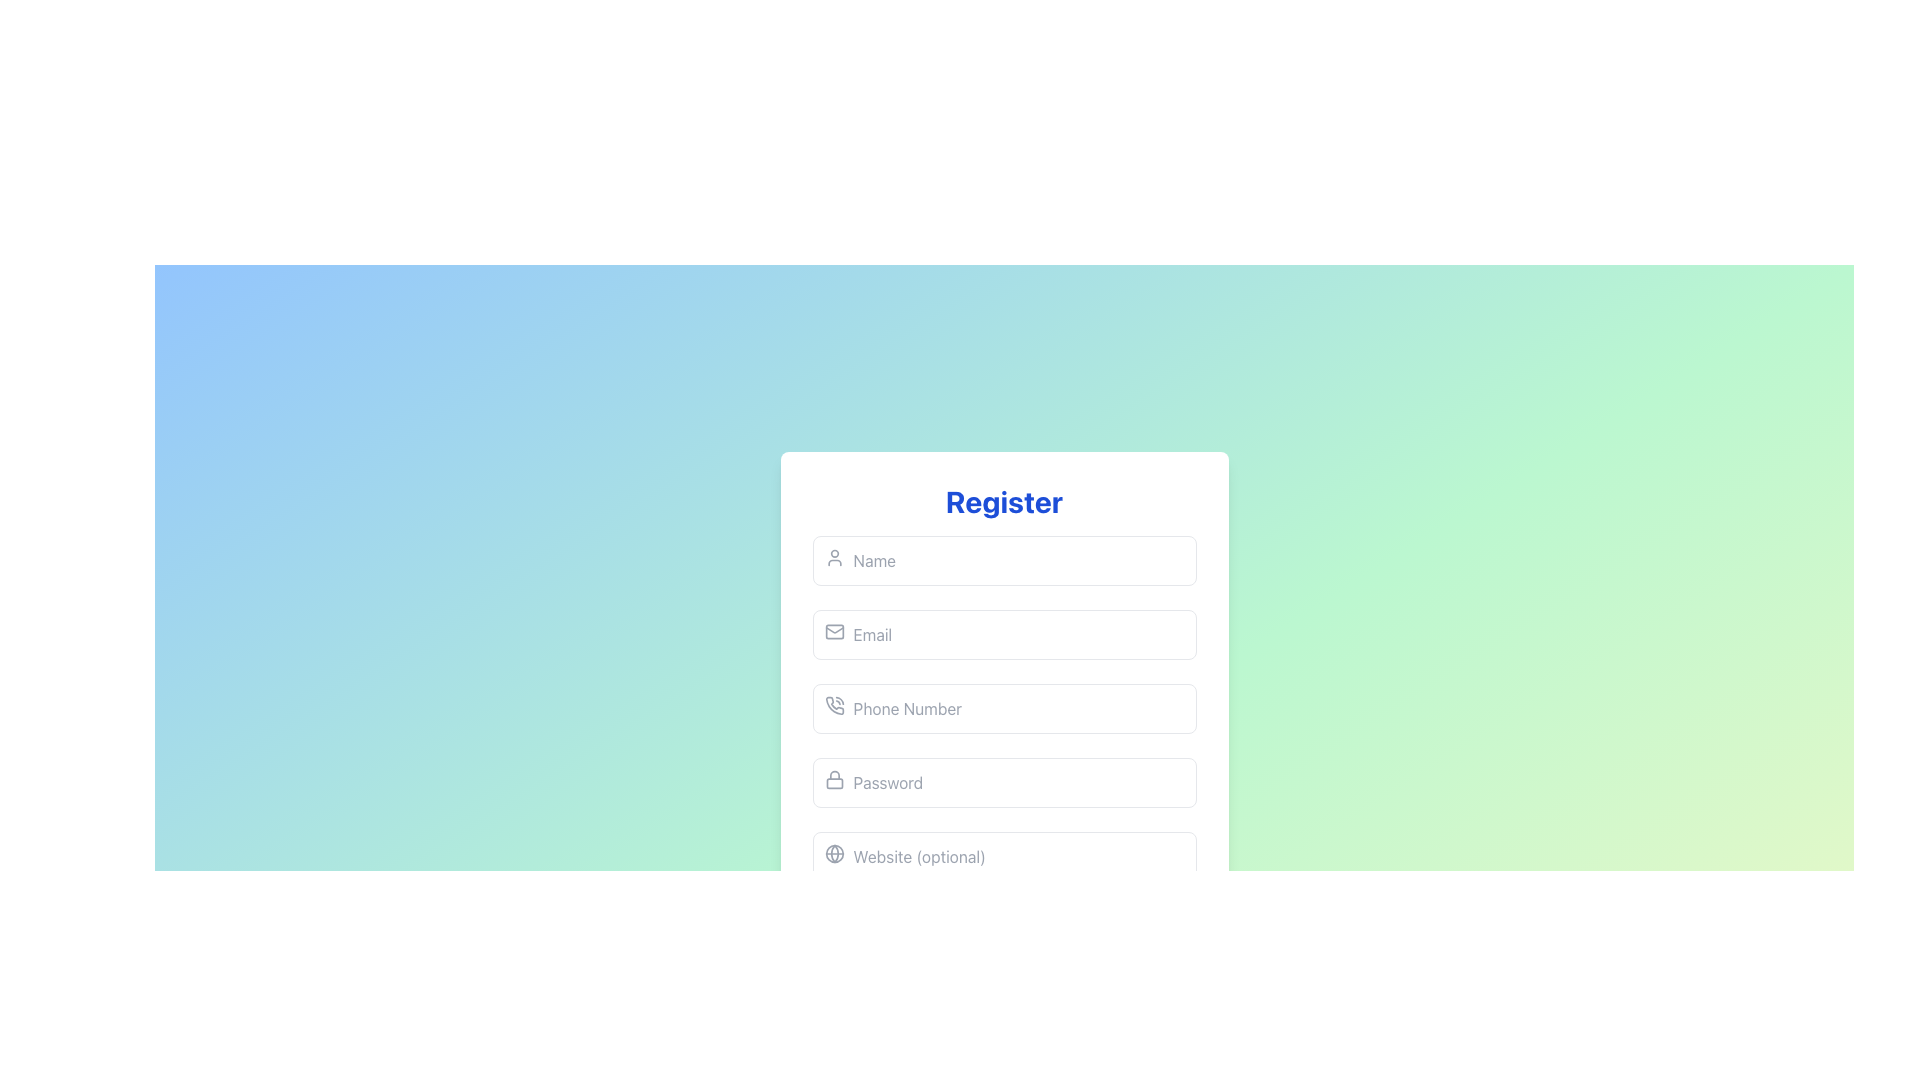 This screenshot has height=1080, width=1920. What do you see at coordinates (1004, 708) in the screenshot?
I see `the phone number text input field` at bounding box center [1004, 708].